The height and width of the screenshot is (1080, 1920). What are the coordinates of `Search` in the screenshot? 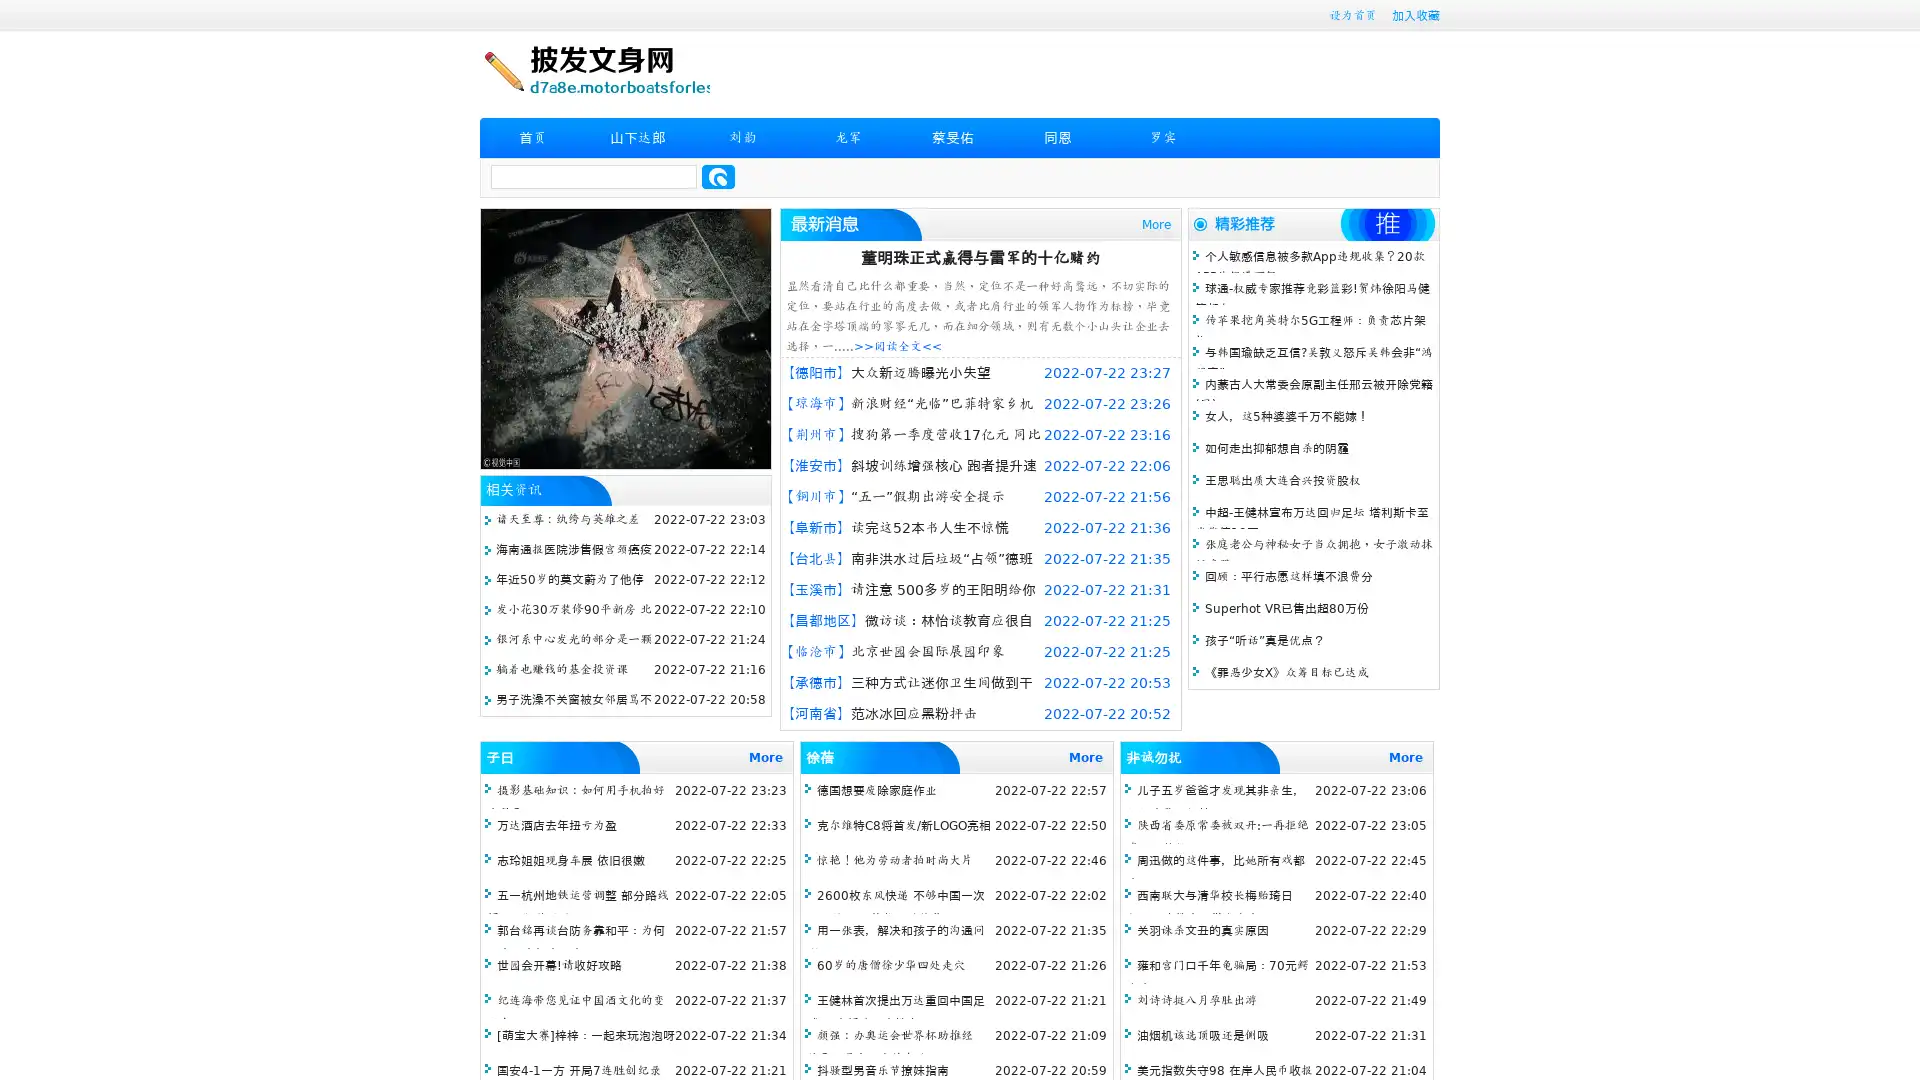 It's located at (718, 176).